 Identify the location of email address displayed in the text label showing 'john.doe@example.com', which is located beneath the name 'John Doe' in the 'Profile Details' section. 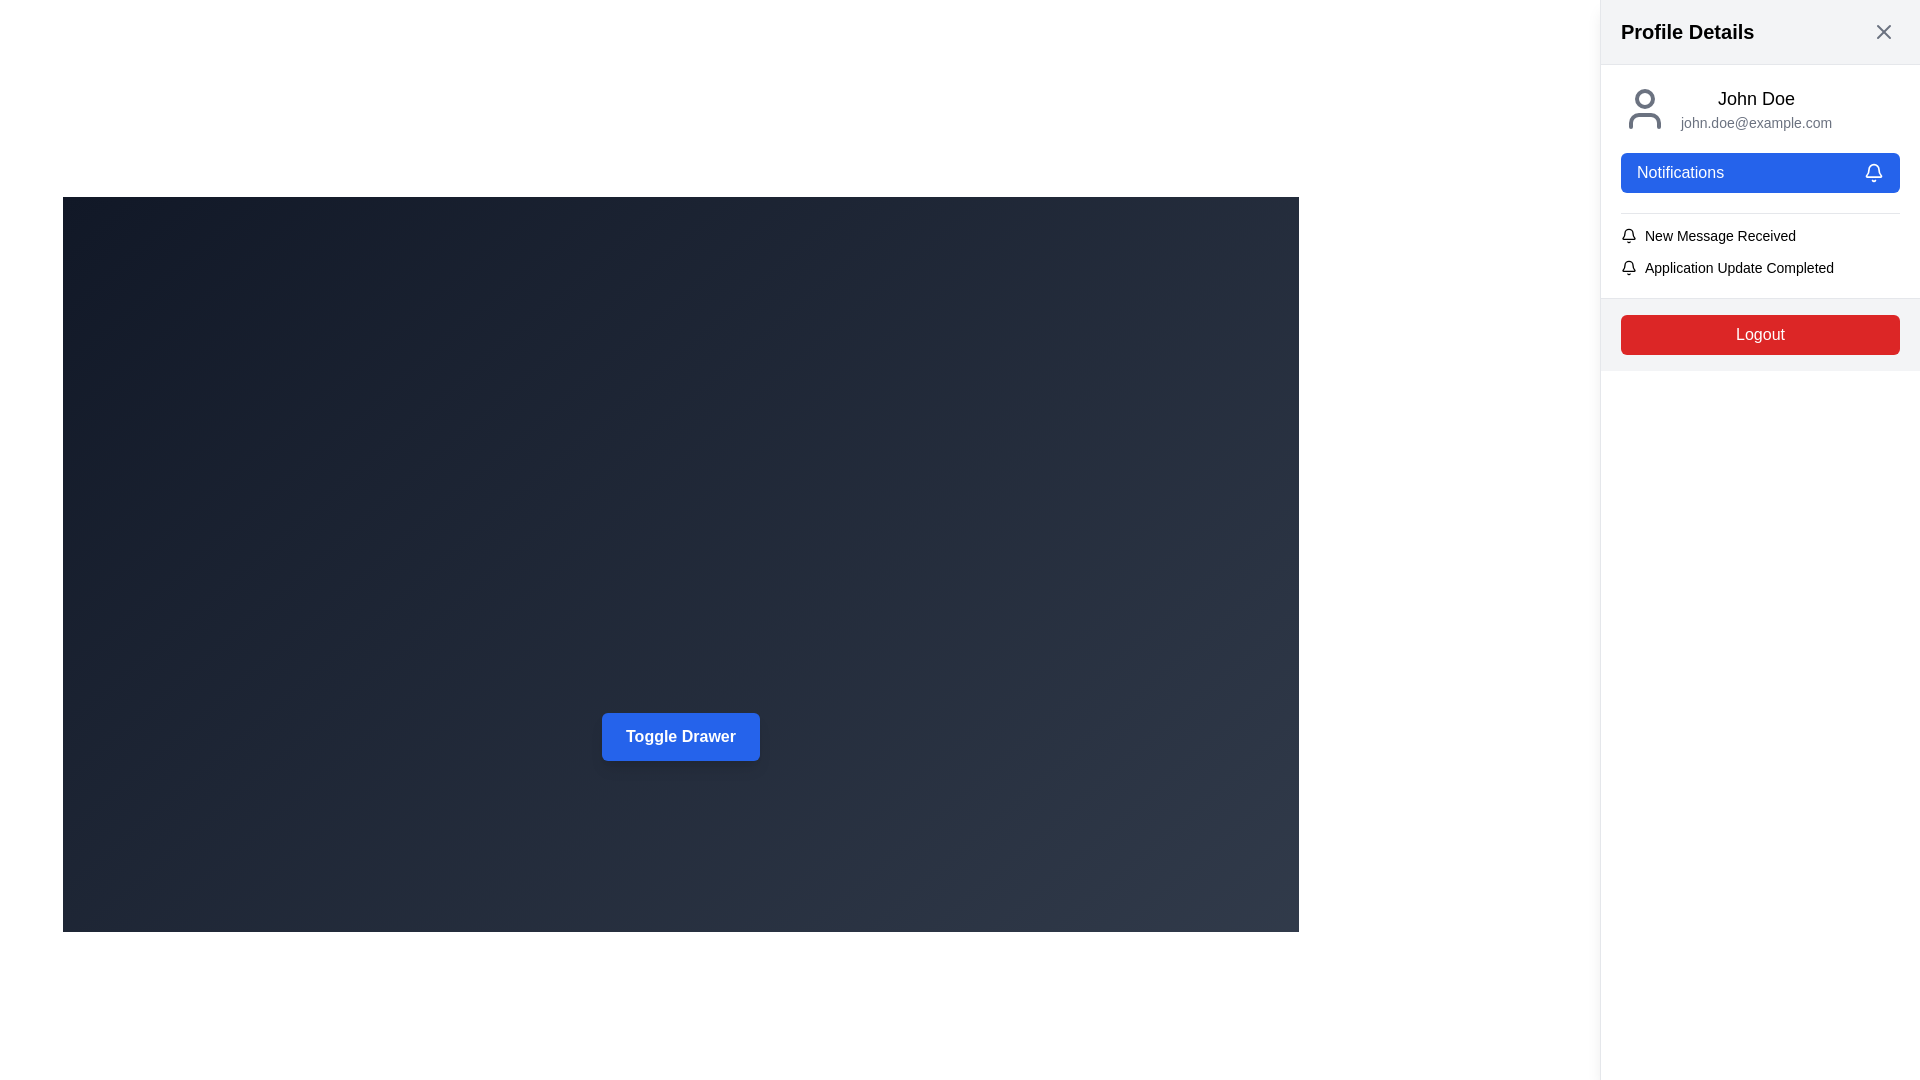
(1755, 123).